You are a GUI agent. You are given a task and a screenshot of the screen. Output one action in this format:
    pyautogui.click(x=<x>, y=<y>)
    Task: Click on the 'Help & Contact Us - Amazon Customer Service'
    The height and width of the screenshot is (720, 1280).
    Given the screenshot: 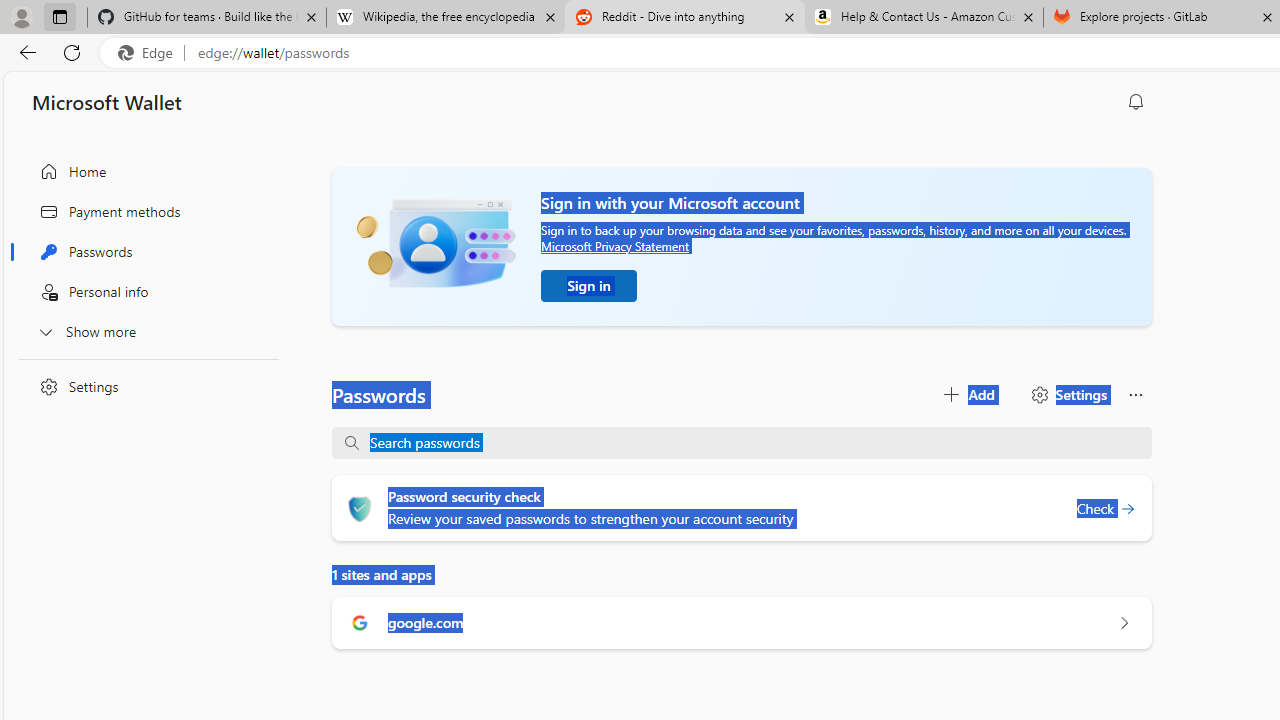 What is the action you would take?
    pyautogui.click(x=923, y=17)
    